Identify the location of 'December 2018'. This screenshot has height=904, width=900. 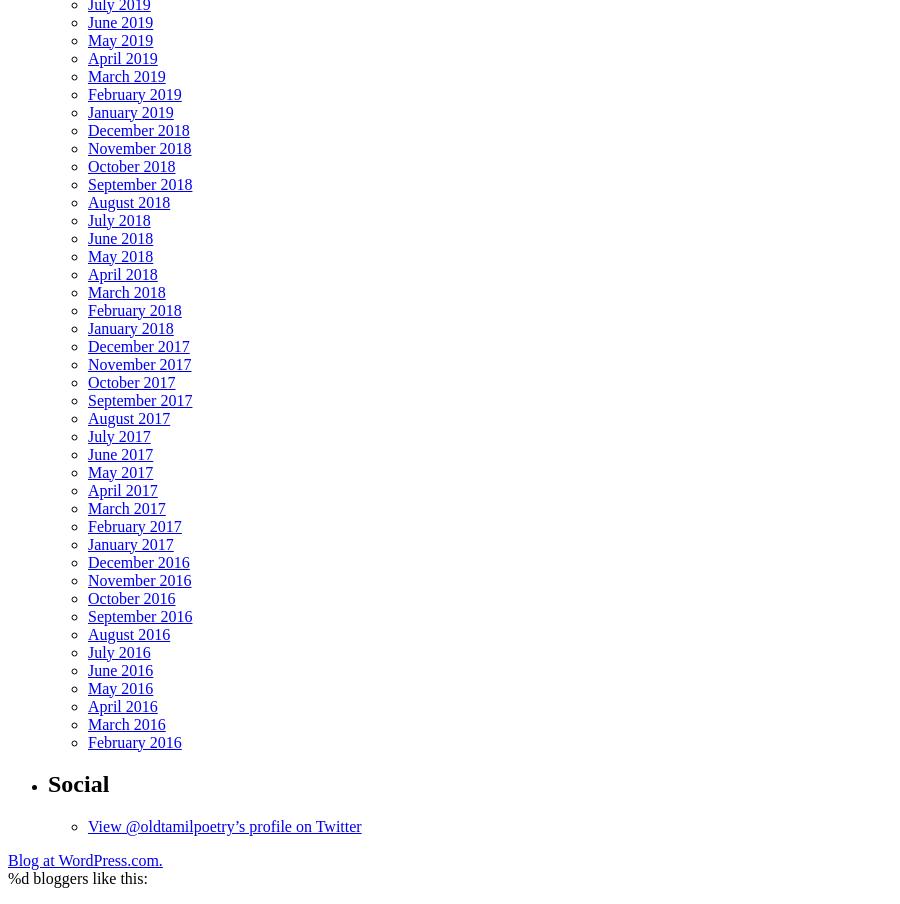
(138, 128).